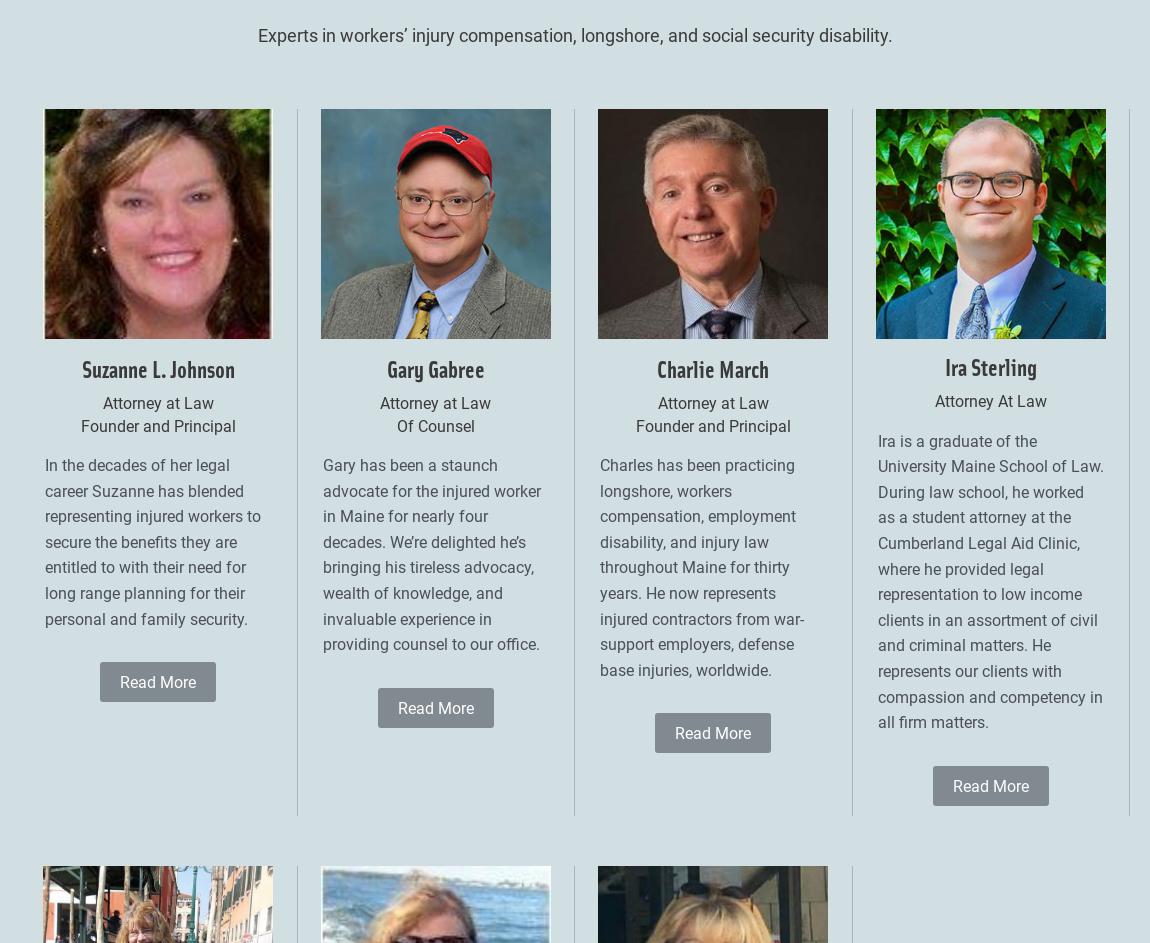 This screenshot has height=943, width=1150. What do you see at coordinates (151, 542) in the screenshot?
I see `'In the decades of her legal career Suzanne has blended representing injured workers to secure the benefits they are entitled to with their need for long range planning for their personal and family security.'` at bounding box center [151, 542].